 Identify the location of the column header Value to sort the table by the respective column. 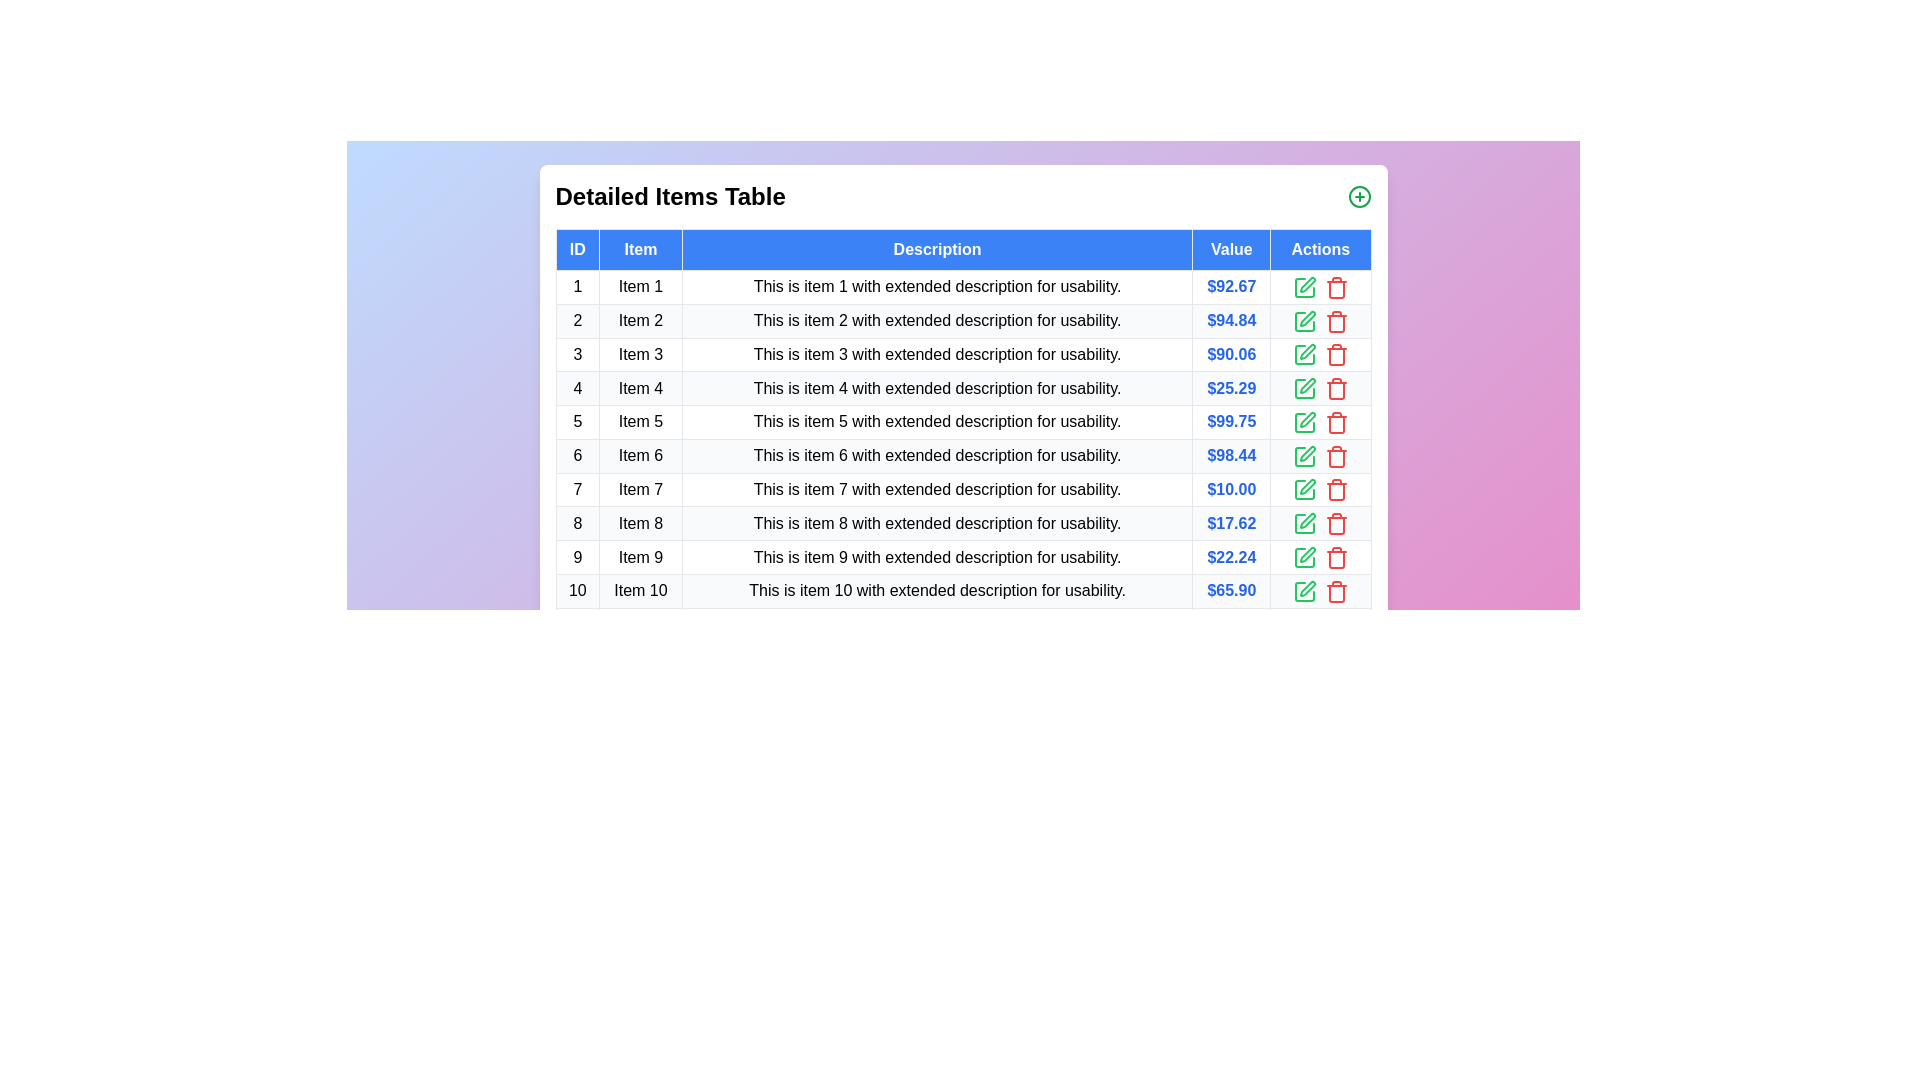
(1229, 249).